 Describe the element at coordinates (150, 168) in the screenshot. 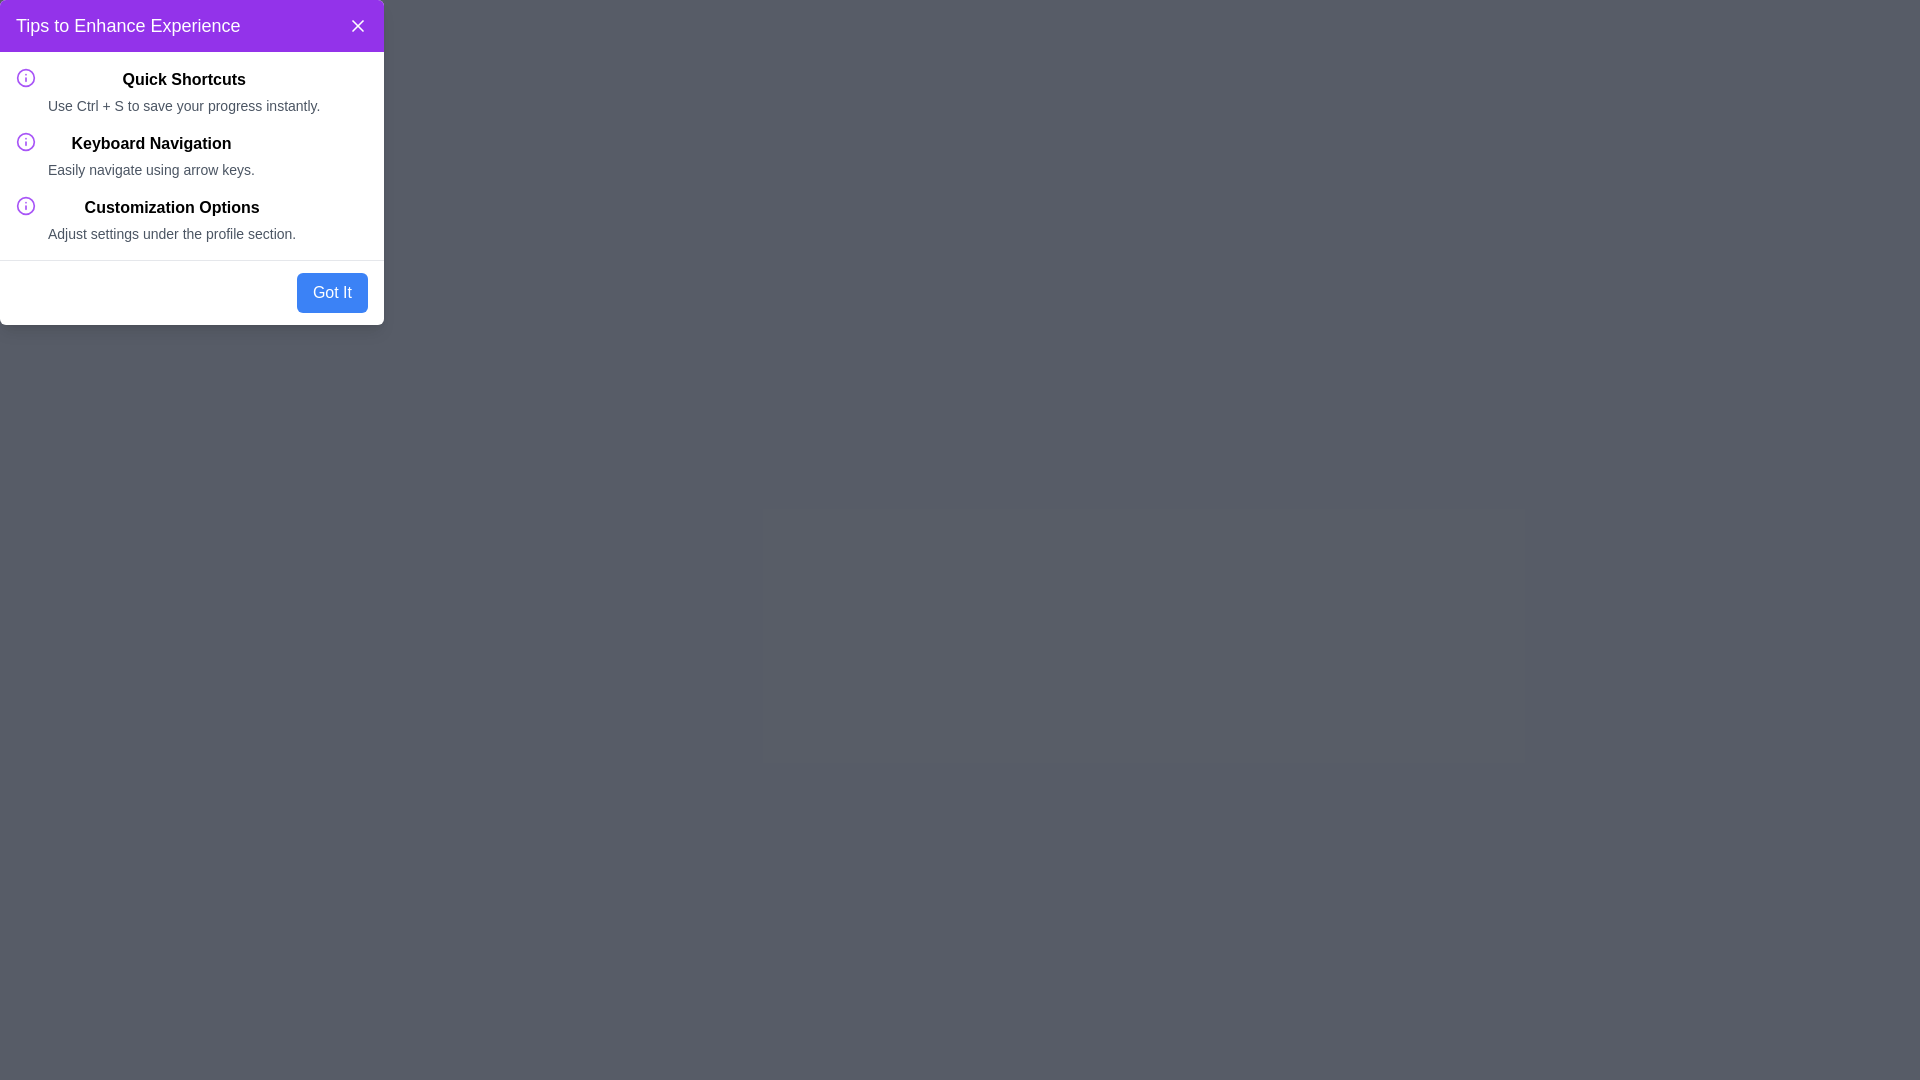

I see `the text element that reads 'Easily navigate using arrow keys.' situated below the 'Keyboard Navigation' heading in the 'Tips to Enhance Experience' modal` at that location.